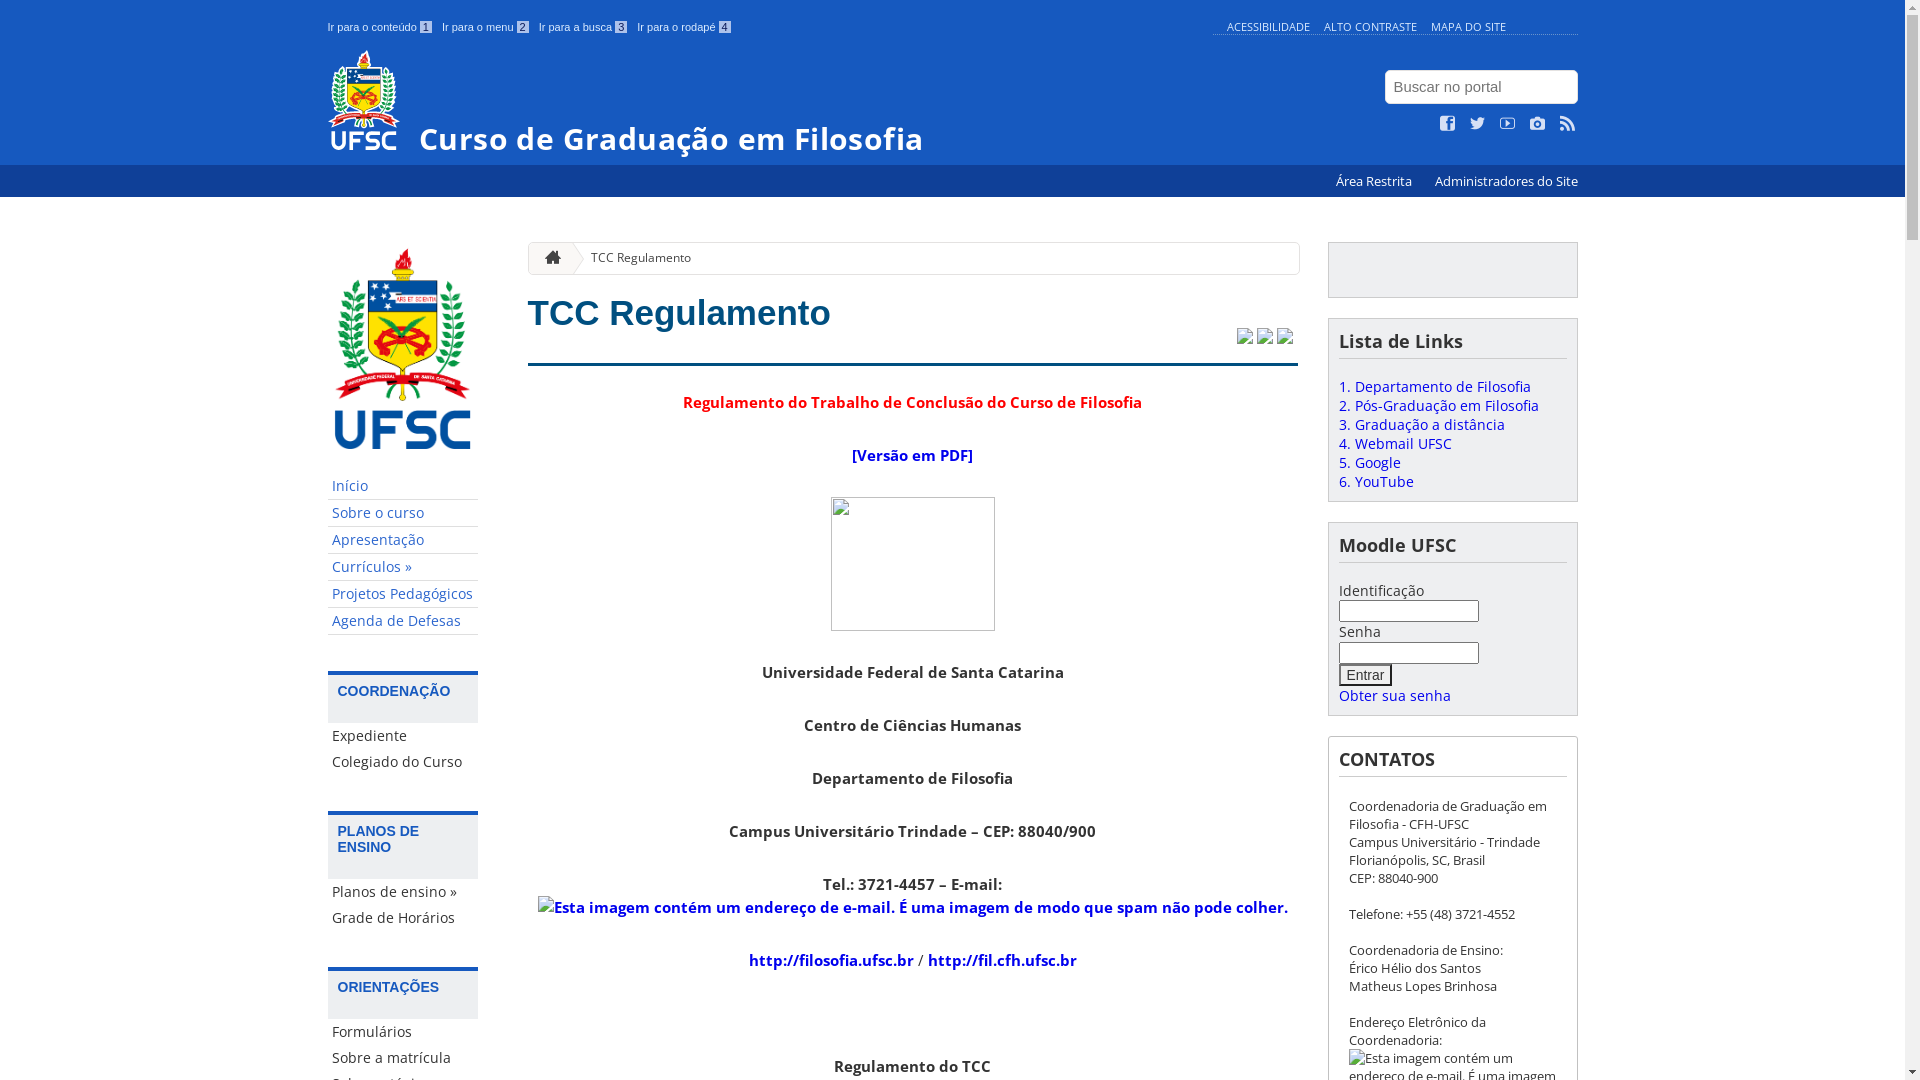 The width and height of the screenshot is (1920, 1080). I want to click on 'Curta no Facebook', so click(1440, 123).